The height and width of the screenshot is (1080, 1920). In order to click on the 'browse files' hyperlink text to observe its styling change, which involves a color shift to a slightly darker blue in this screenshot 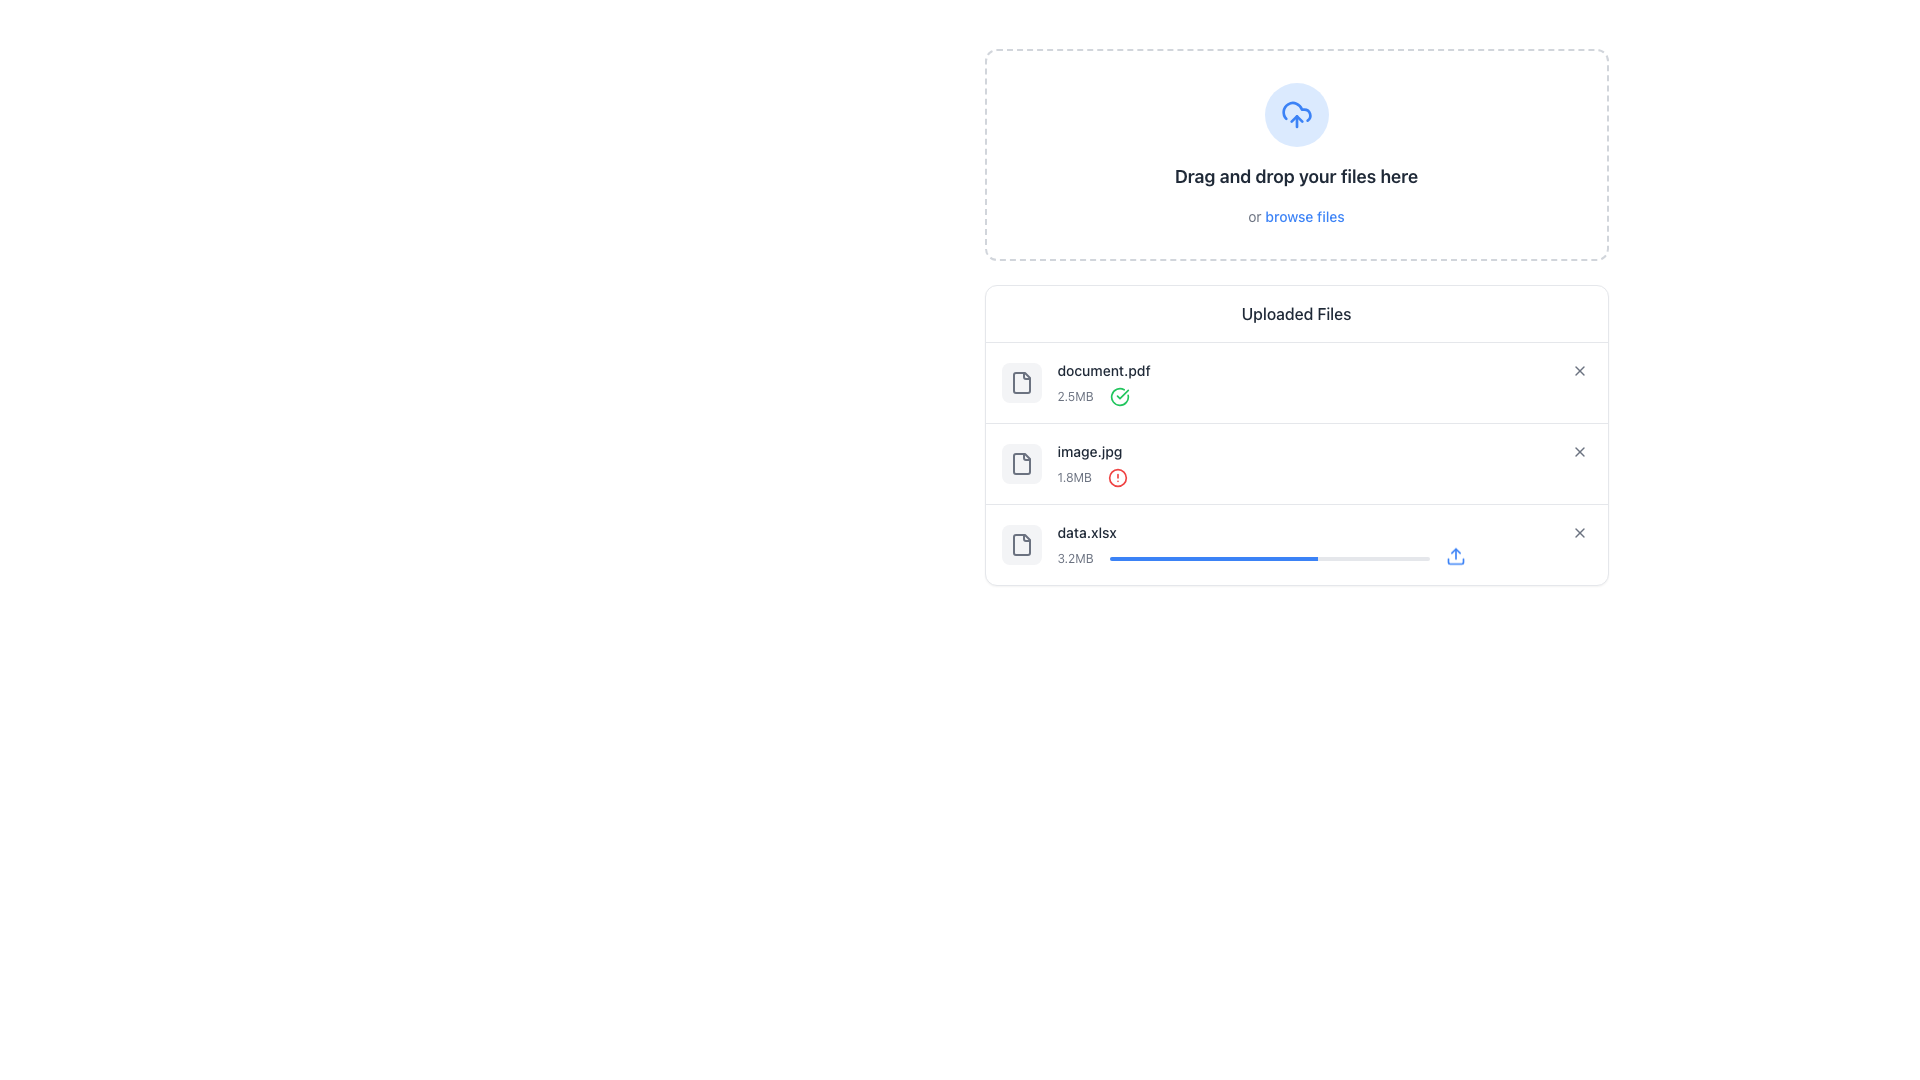, I will do `click(1305, 216)`.